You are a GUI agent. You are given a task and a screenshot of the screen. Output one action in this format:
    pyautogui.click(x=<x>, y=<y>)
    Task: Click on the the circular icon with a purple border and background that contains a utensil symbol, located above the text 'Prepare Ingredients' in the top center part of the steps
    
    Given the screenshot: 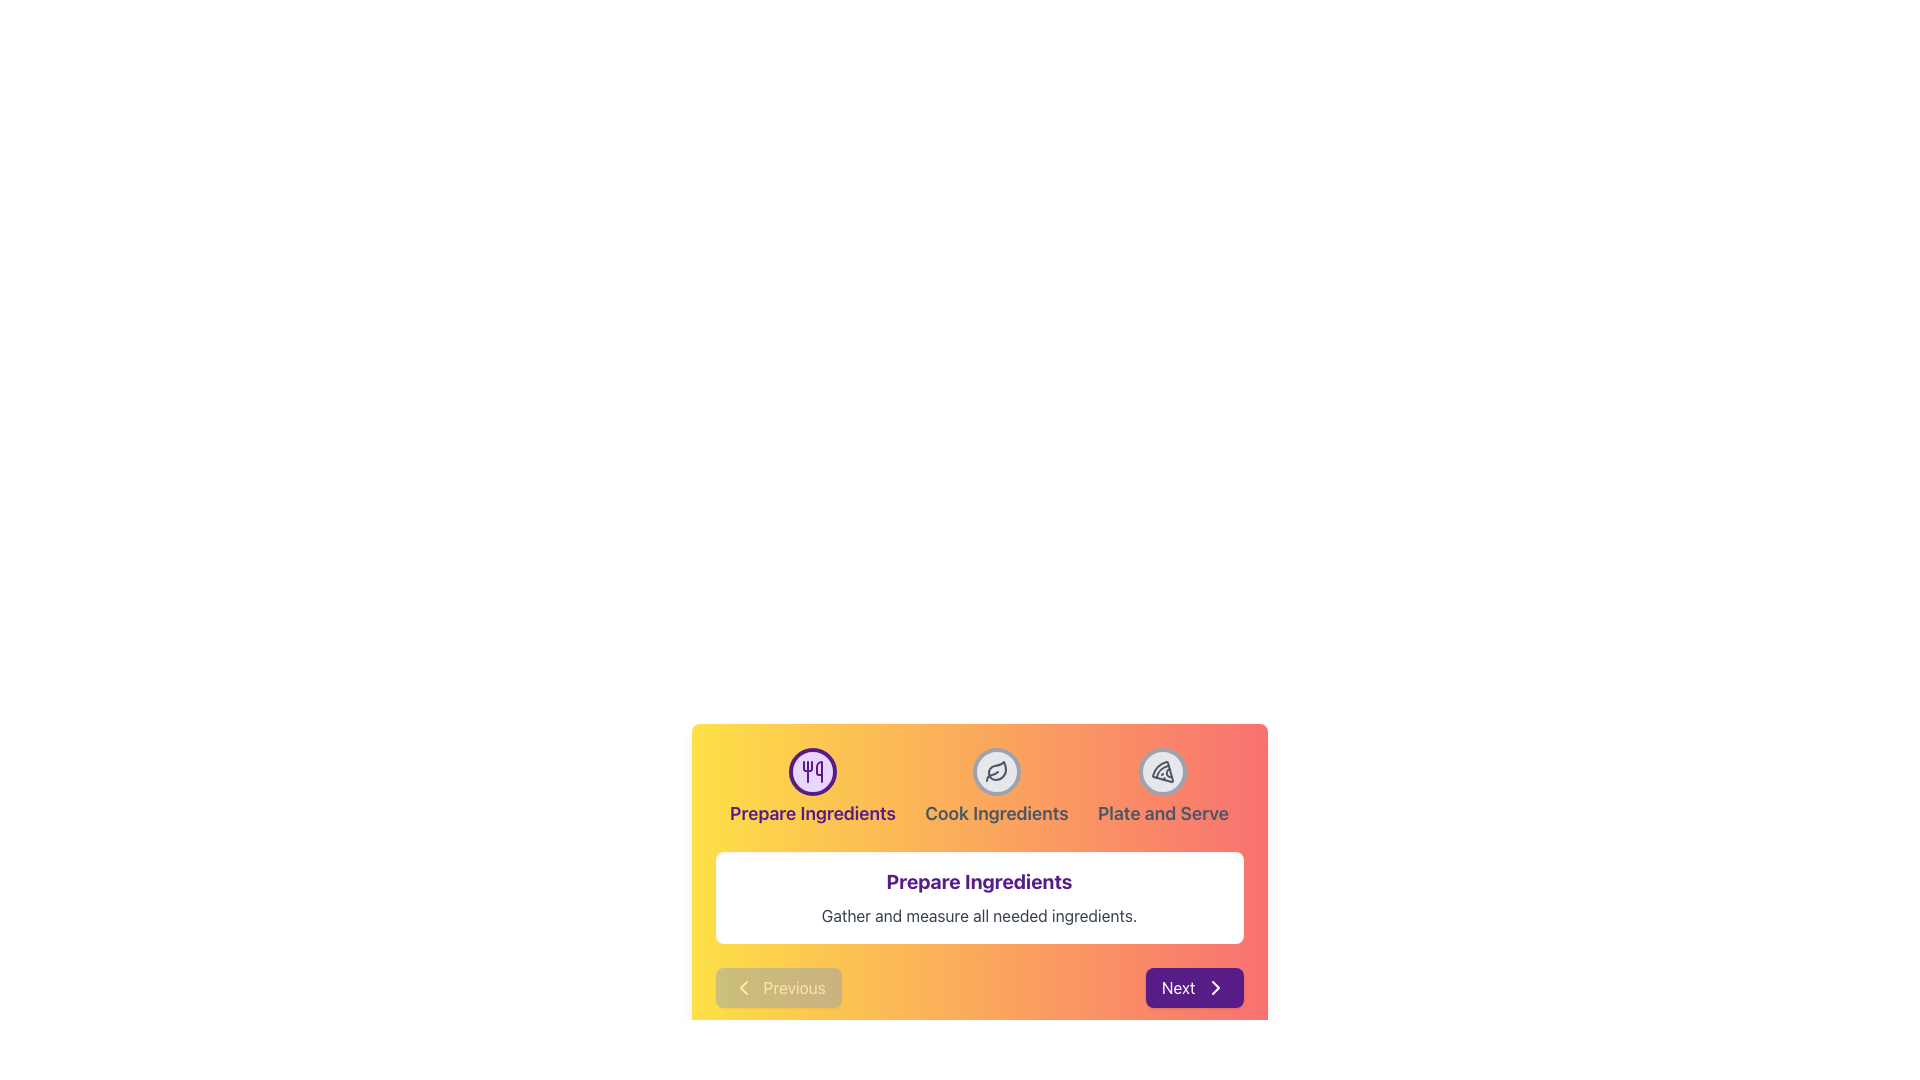 What is the action you would take?
    pyautogui.click(x=813, y=770)
    